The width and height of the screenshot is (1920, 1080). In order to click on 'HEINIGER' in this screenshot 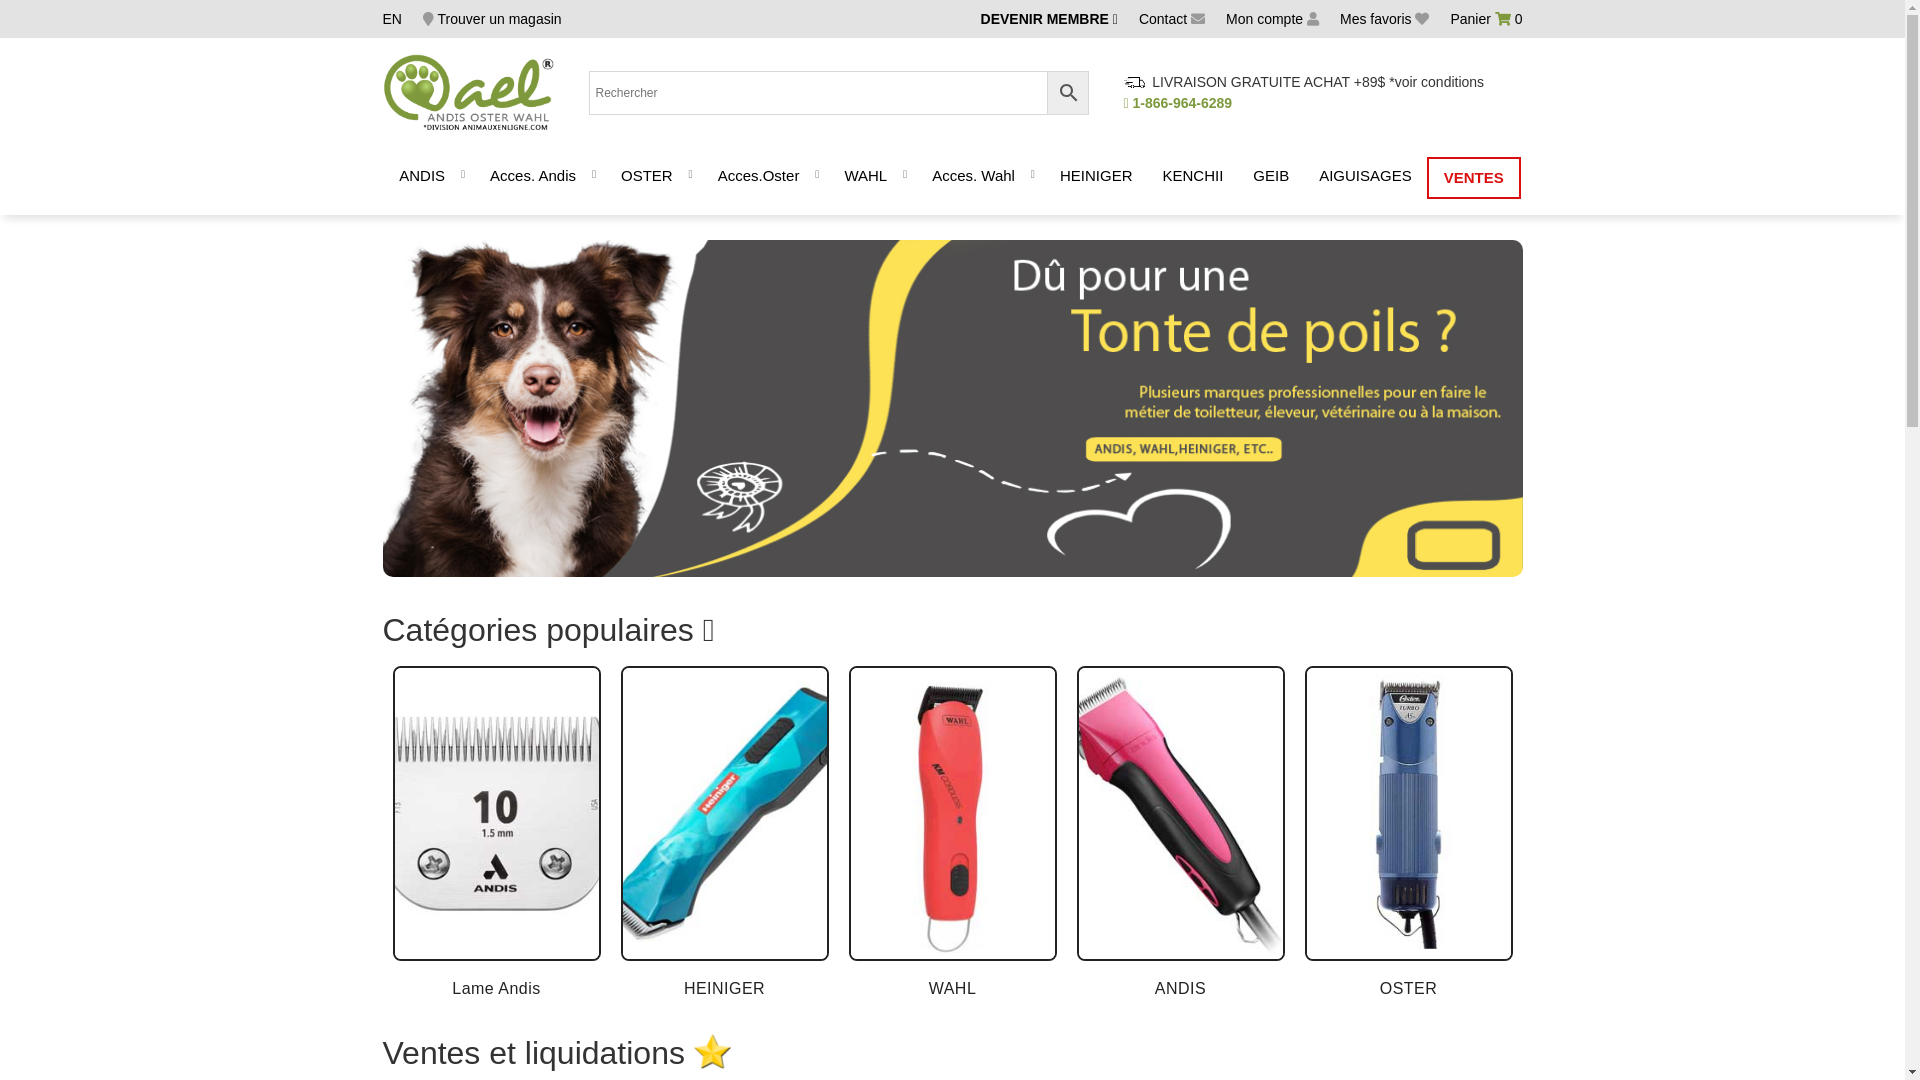, I will do `click(1095, 176)`.